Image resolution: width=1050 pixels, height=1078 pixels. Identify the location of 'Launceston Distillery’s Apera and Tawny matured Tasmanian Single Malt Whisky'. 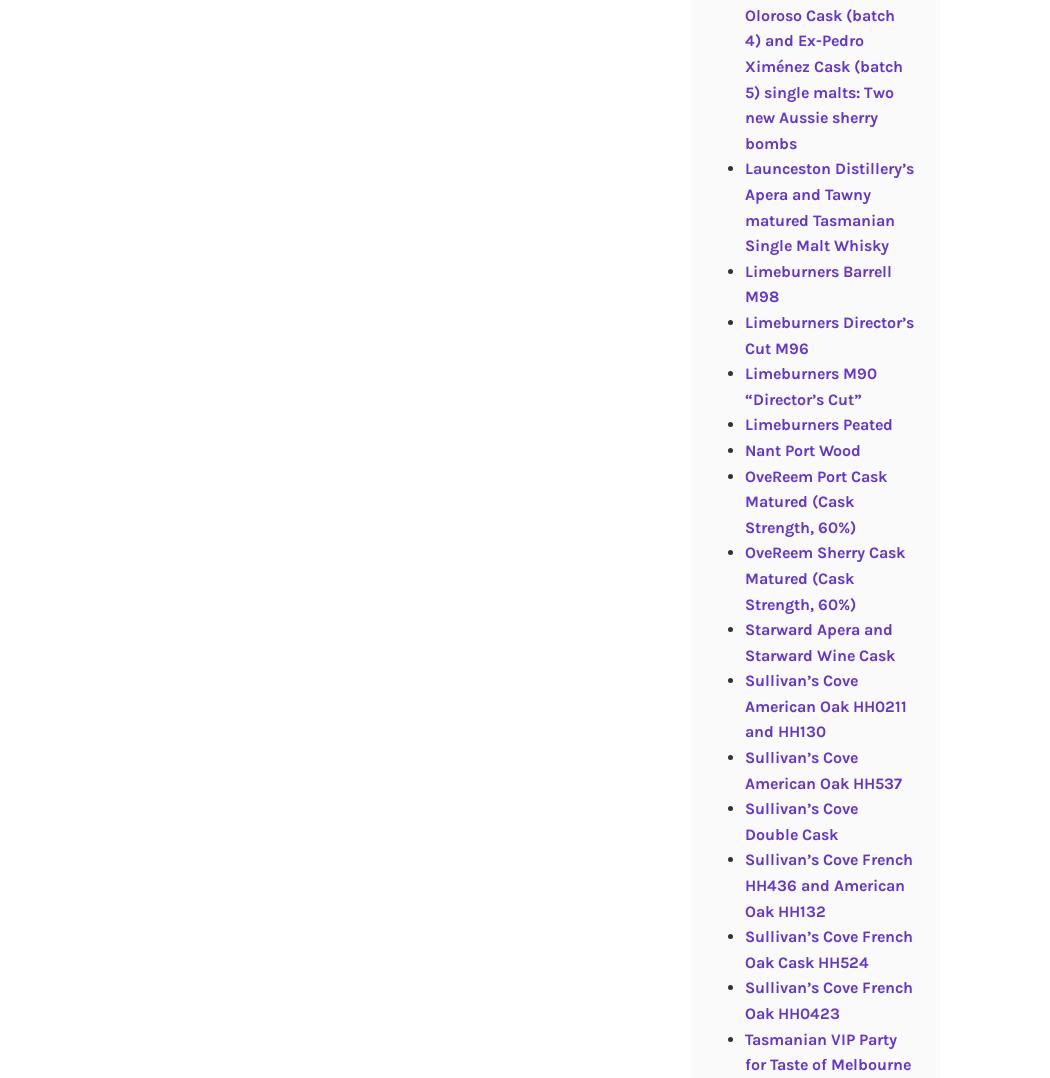
(828, 206).